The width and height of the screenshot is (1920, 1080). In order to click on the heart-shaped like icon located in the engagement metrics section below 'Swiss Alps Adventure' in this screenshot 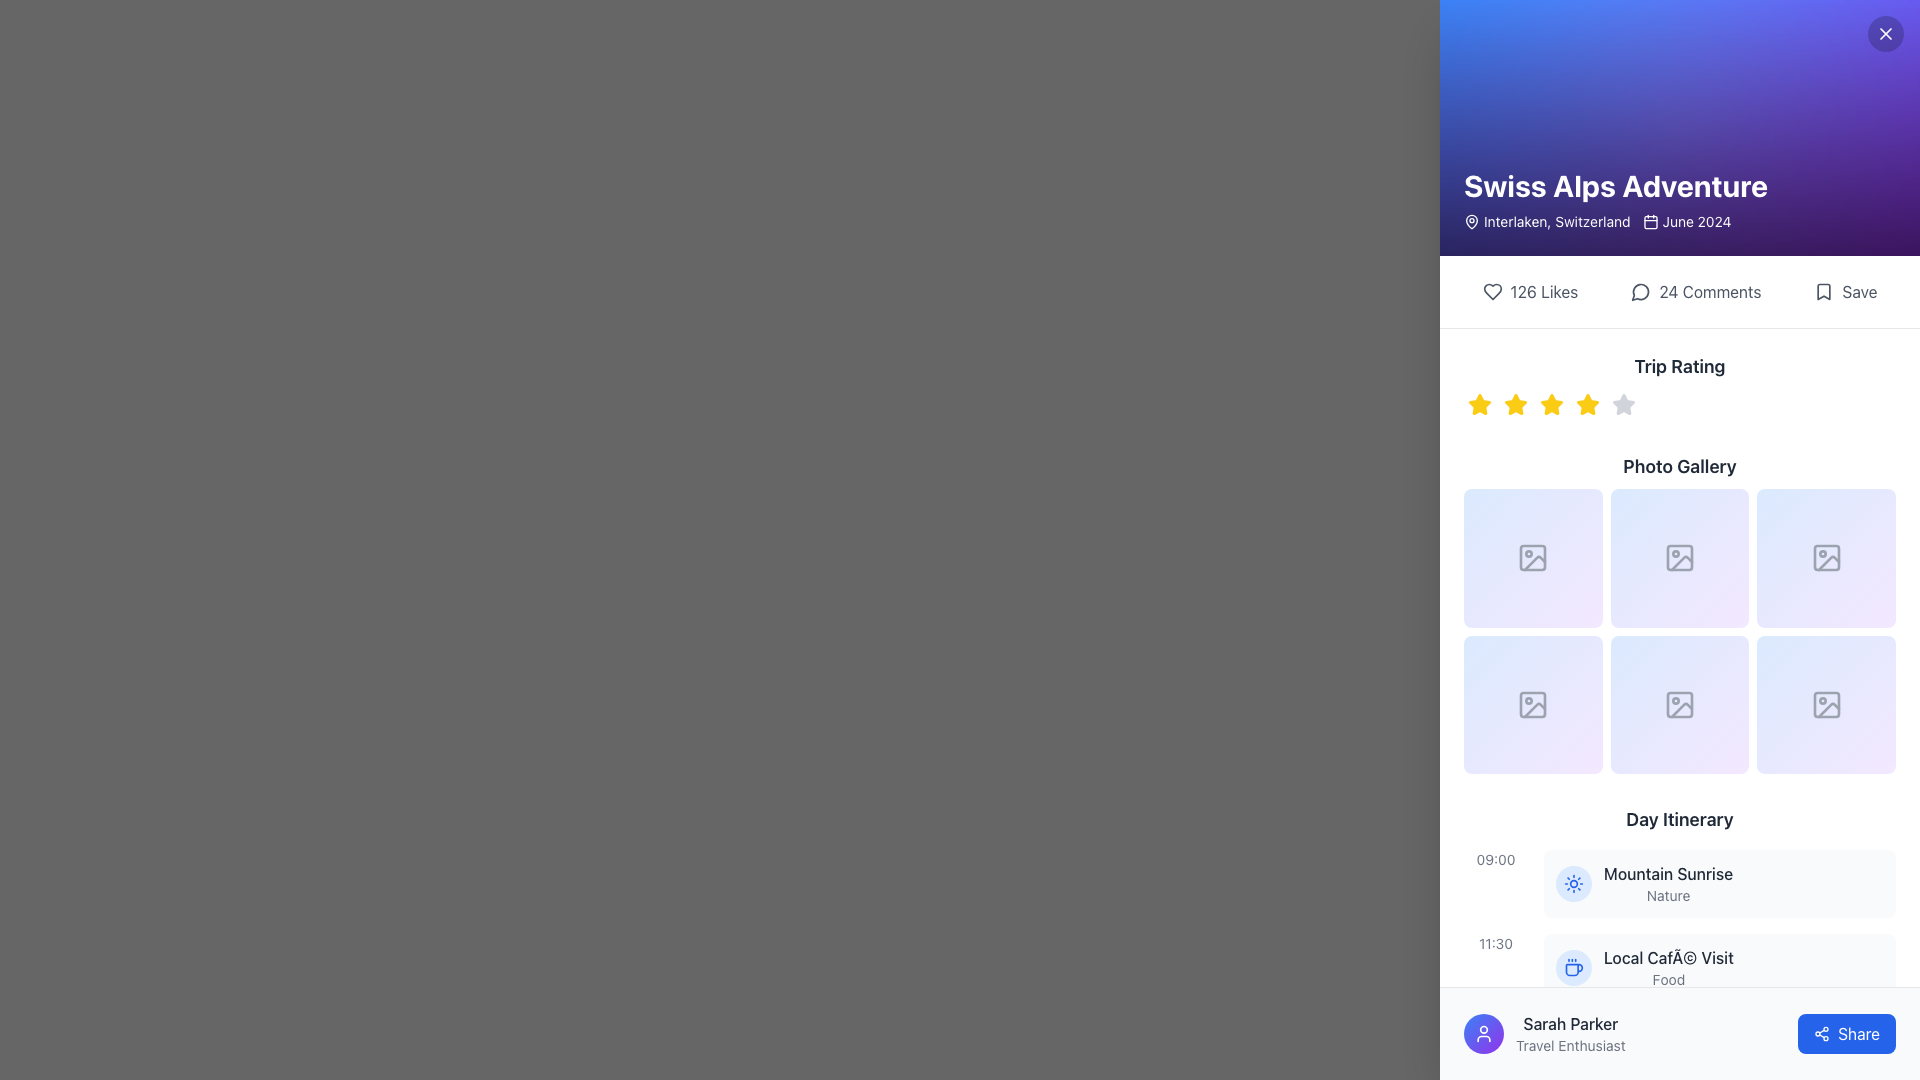, I will do `click(1492, 292)`.